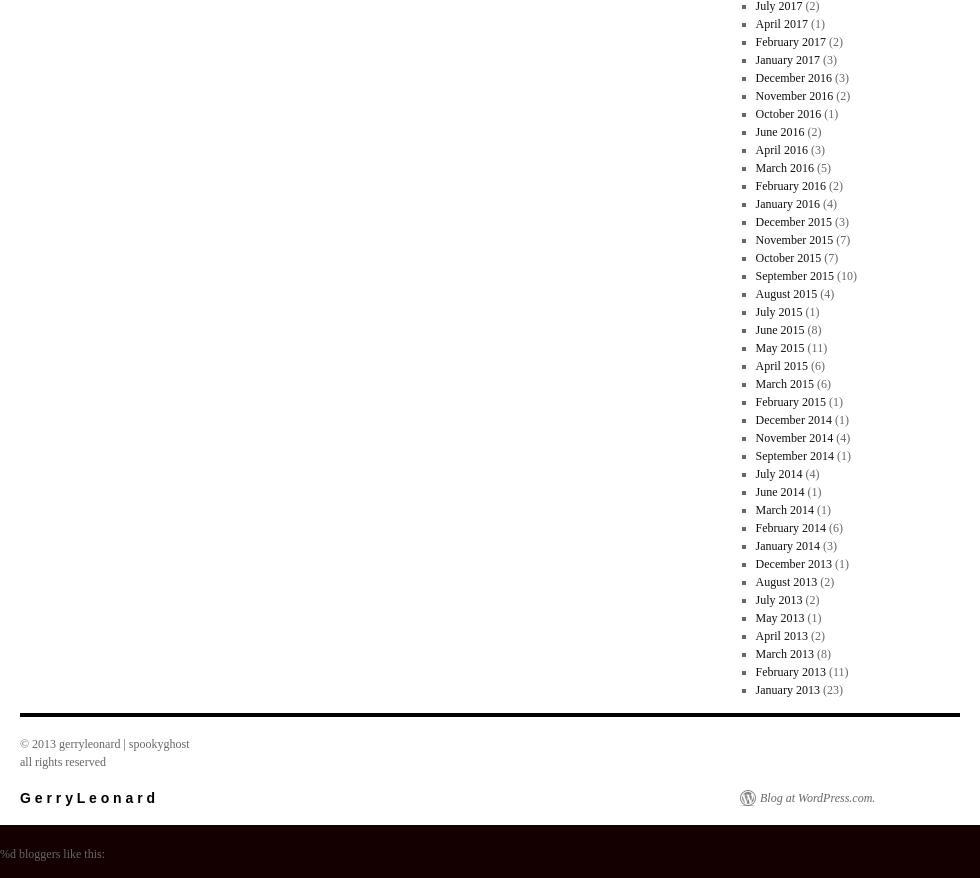  What do you see at coordinates (793, 239) in the screenshot?
I see `'November 2015'` at bounding box center [793, 239].